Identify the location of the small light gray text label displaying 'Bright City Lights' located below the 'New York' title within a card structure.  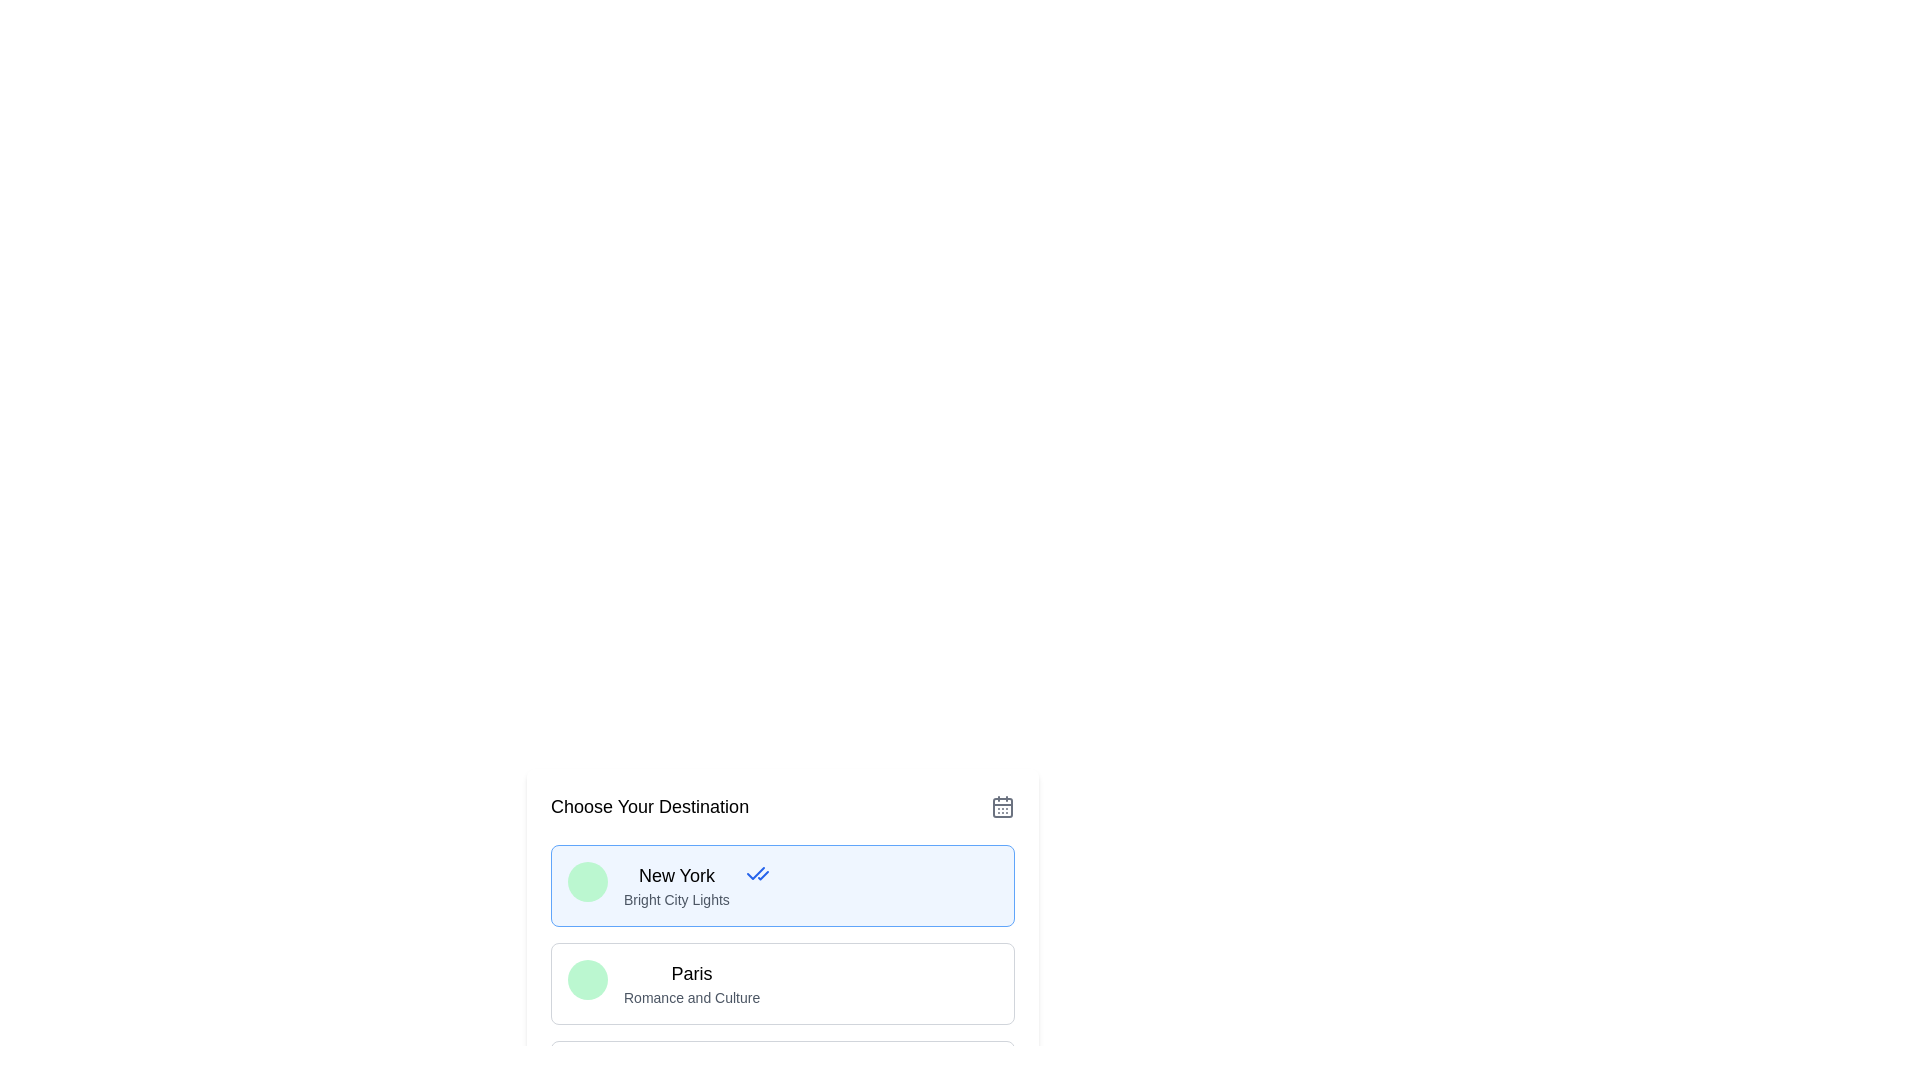
(676, 898).